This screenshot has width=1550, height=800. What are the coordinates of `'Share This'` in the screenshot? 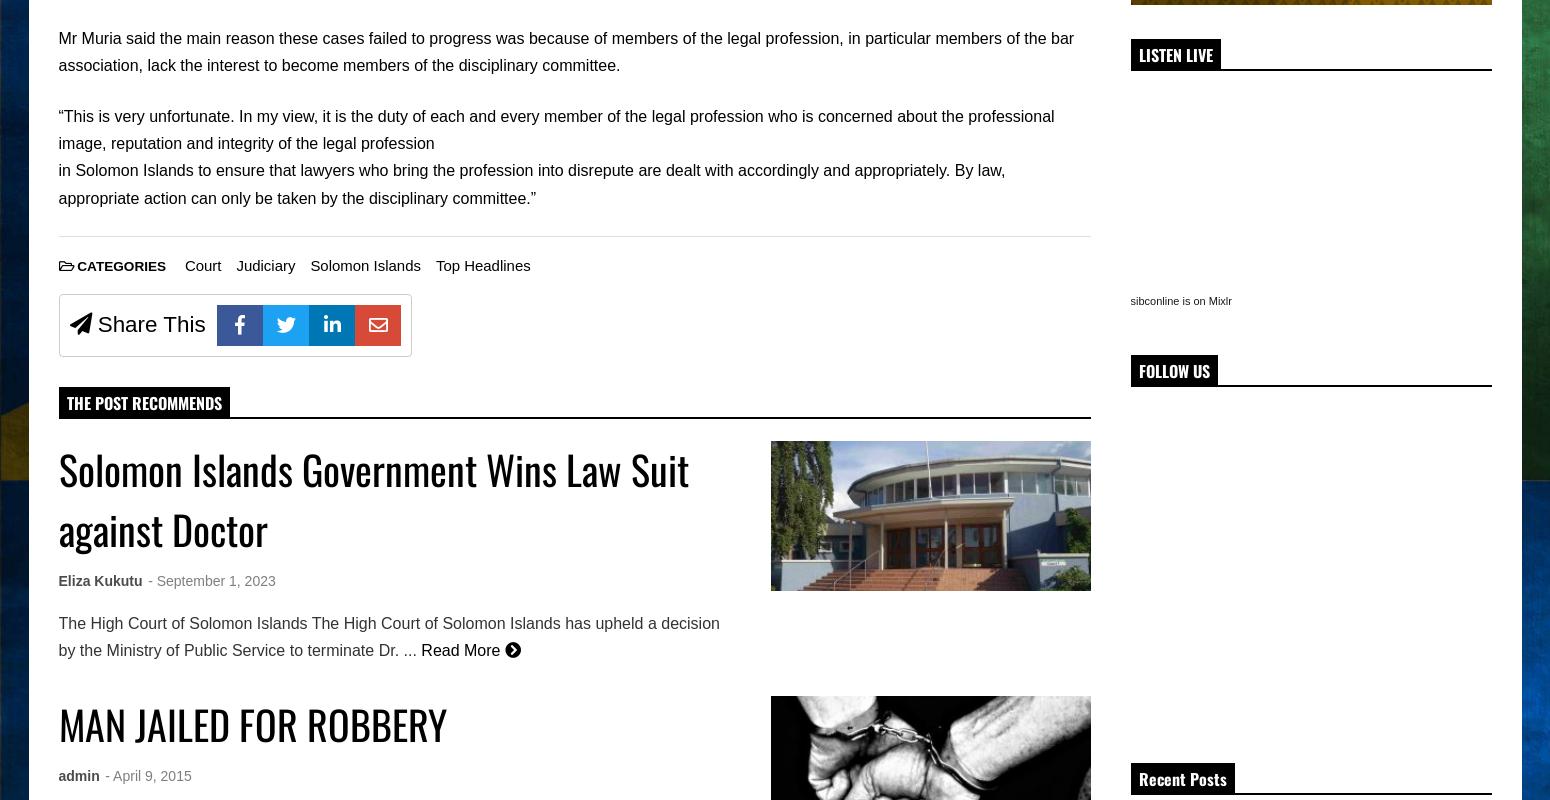 It's located at (148, 322).